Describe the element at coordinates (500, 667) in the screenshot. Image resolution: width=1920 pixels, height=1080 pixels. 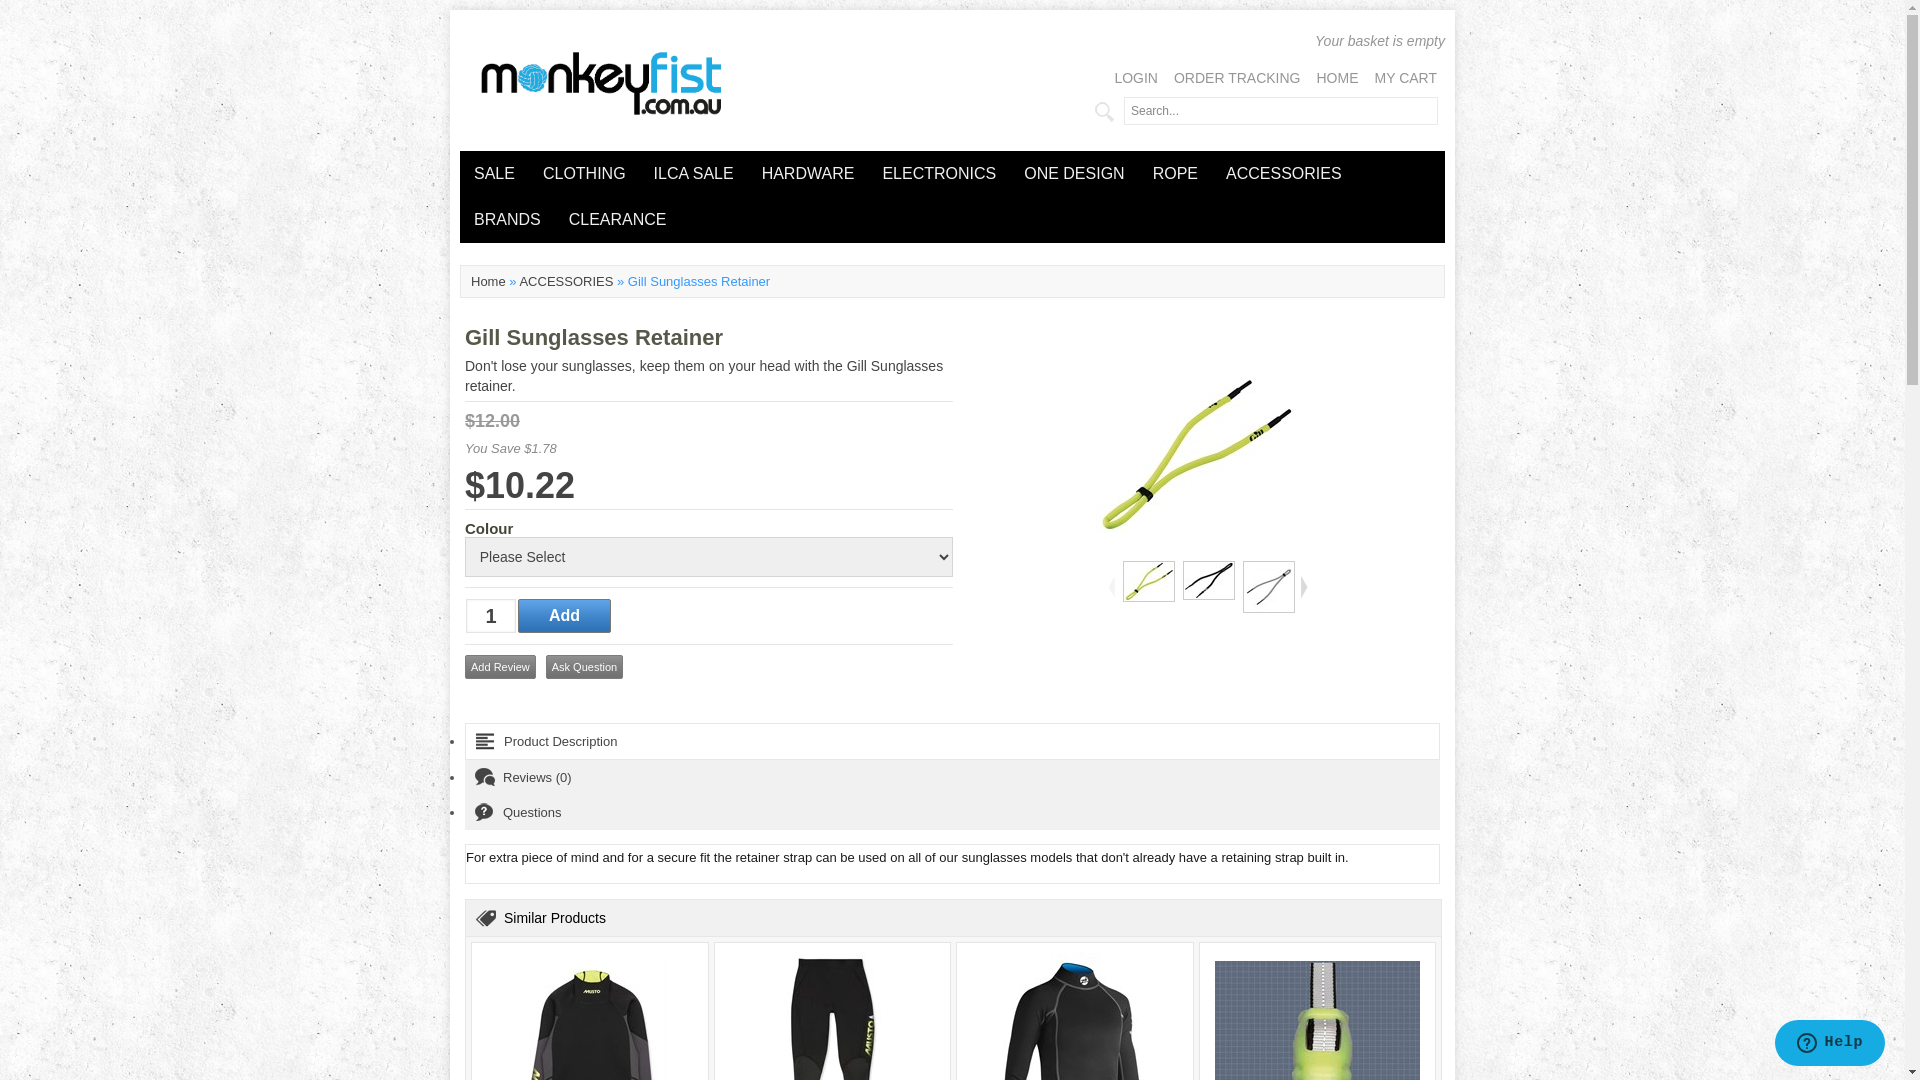
I see `'Add Review'` at that location.